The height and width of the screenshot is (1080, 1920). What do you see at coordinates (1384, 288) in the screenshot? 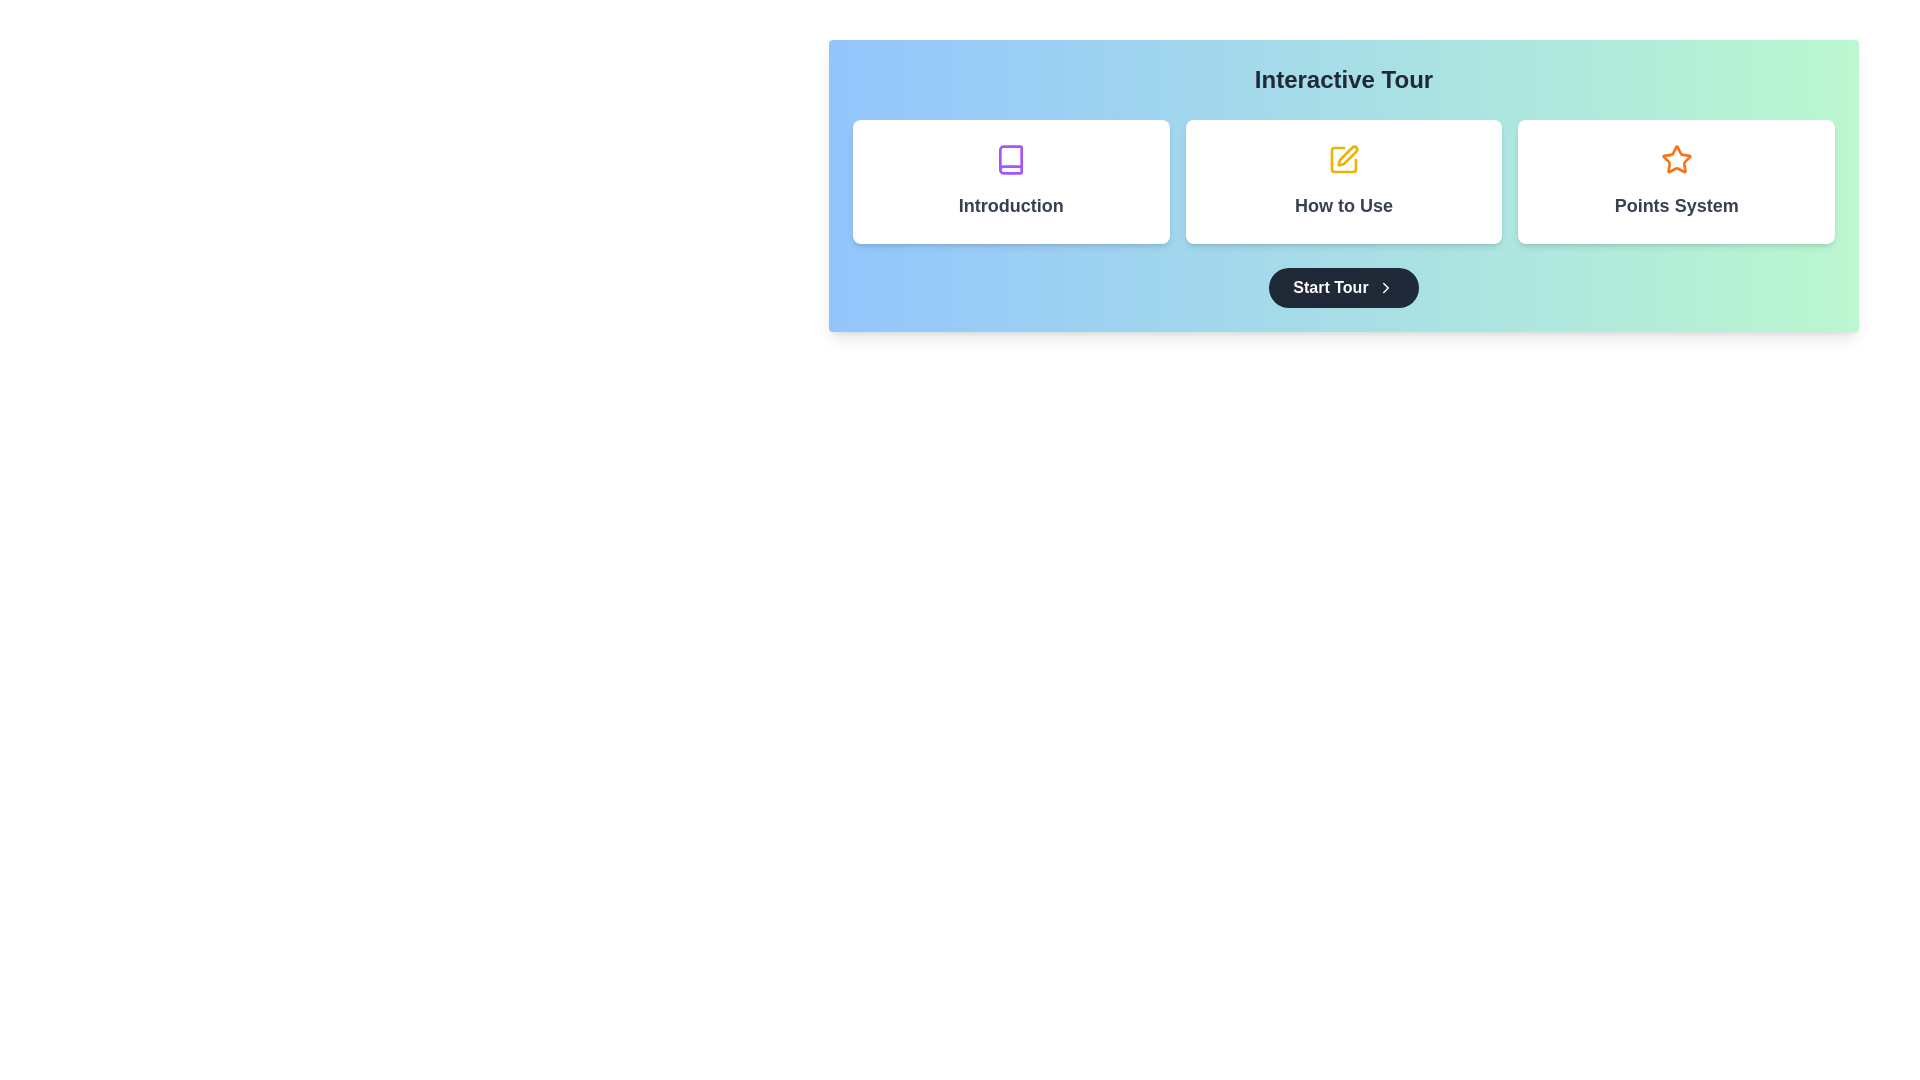
I see `the small right-pointing chevron icon located to the right of the 'Start Tour' label on the dark blue button to initiate an action` at bounding box center [1384, 288].